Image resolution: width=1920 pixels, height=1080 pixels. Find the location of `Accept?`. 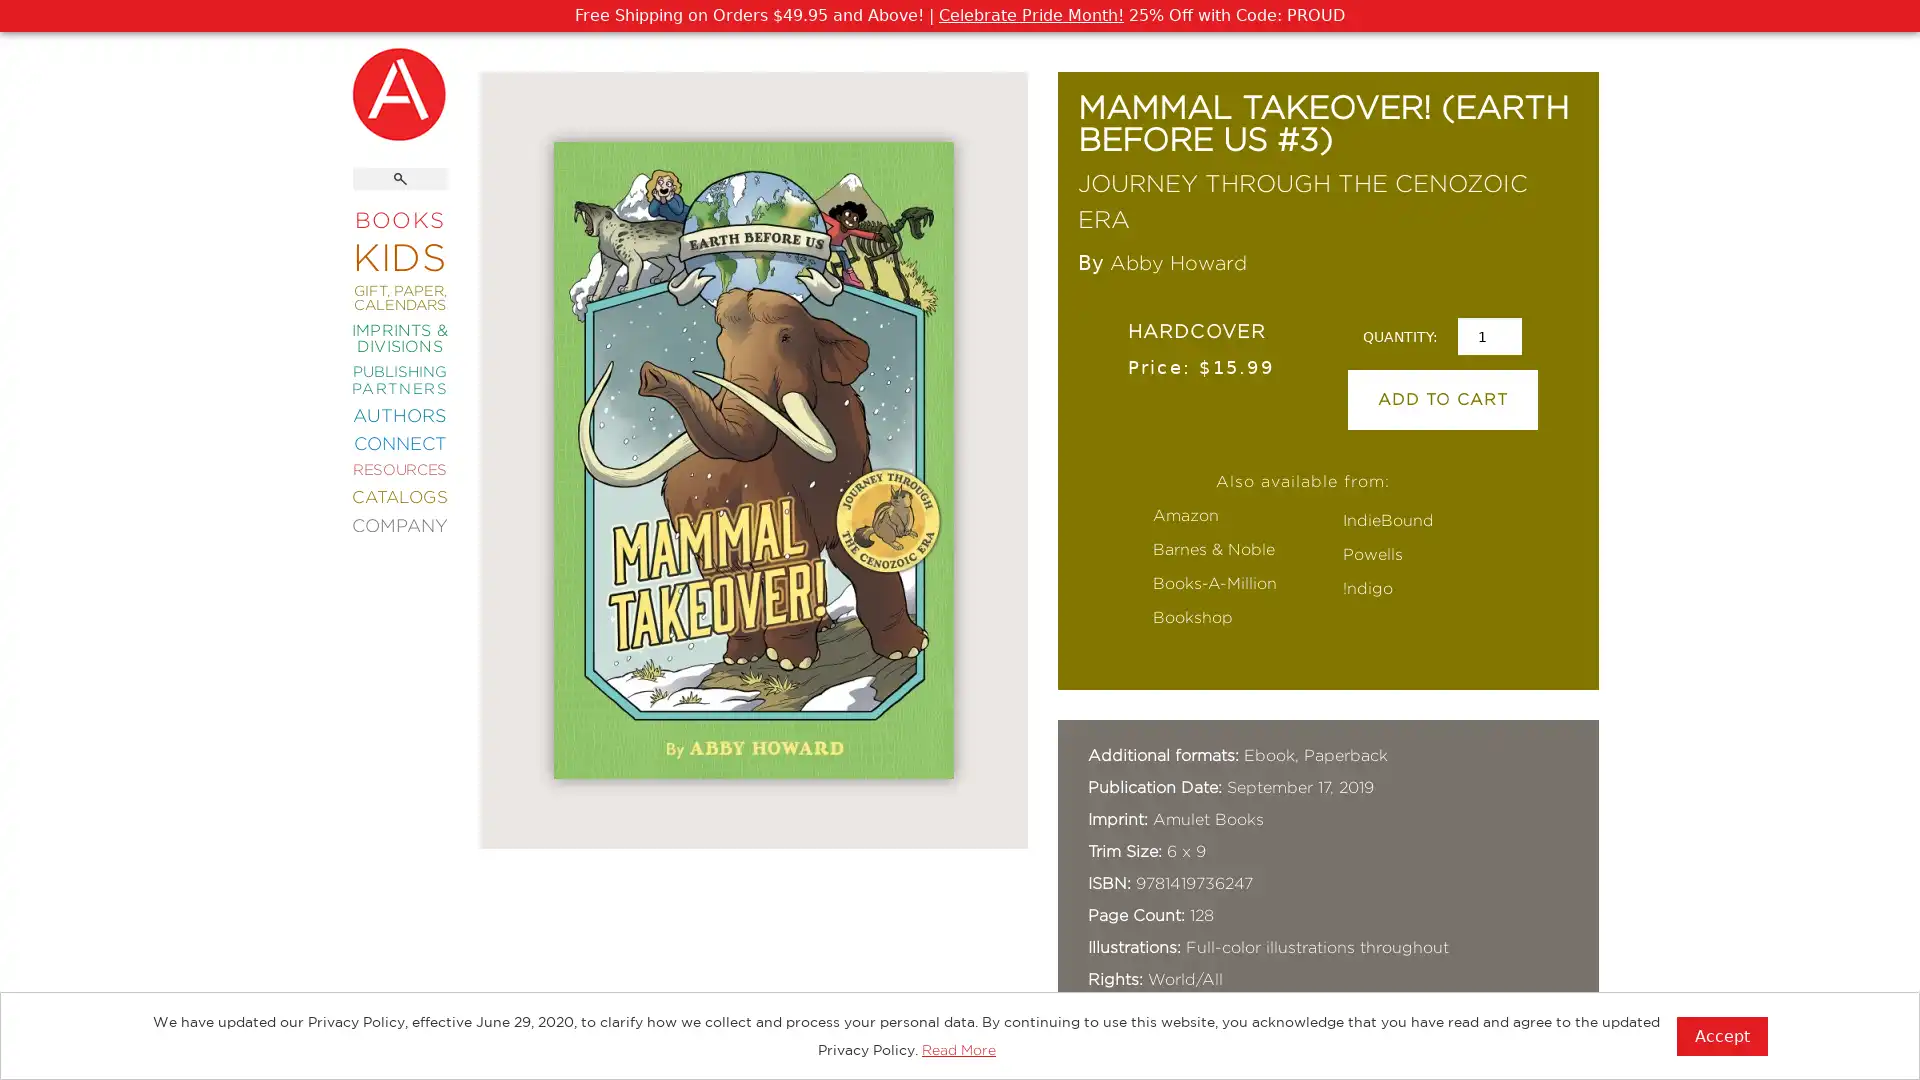

Accept? is located at coordinates (1721, 1035).